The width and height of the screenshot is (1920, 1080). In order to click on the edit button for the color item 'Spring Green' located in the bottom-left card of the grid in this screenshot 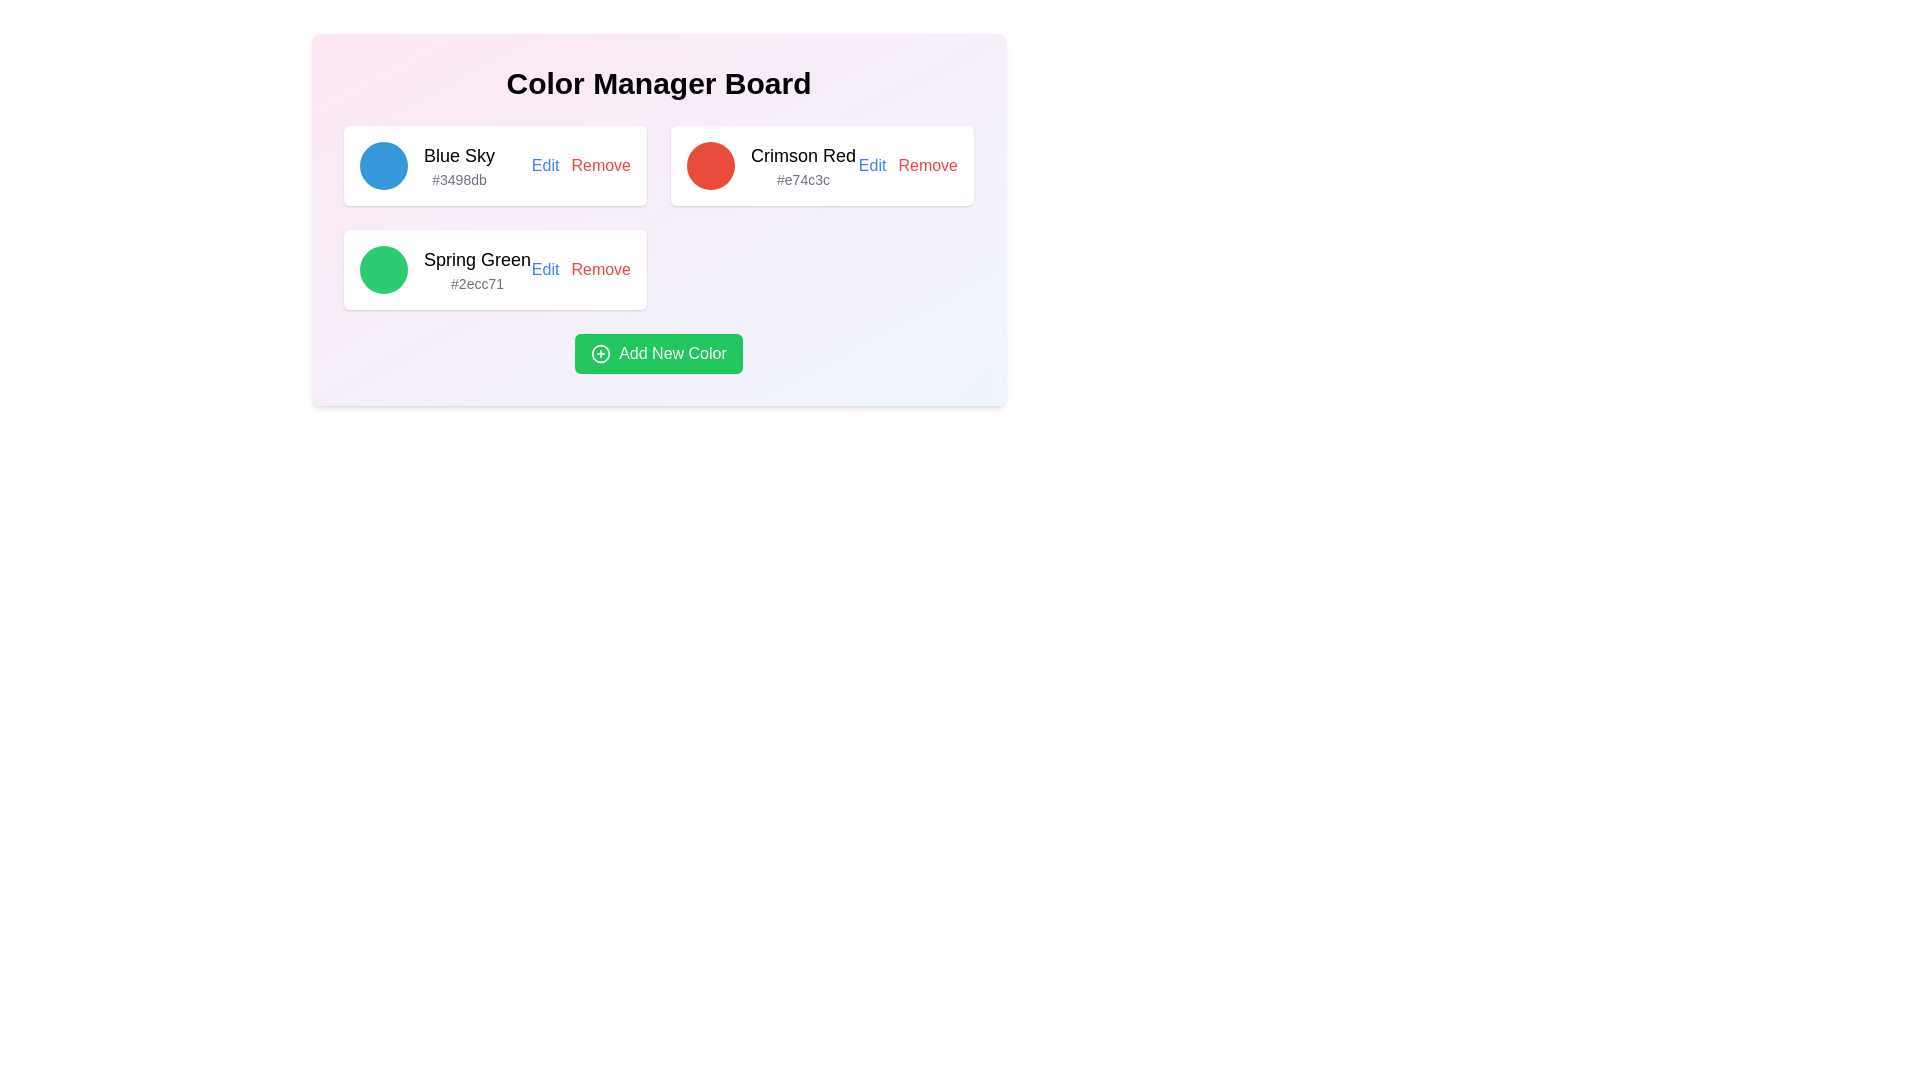, I will do `click(545, 270)`.